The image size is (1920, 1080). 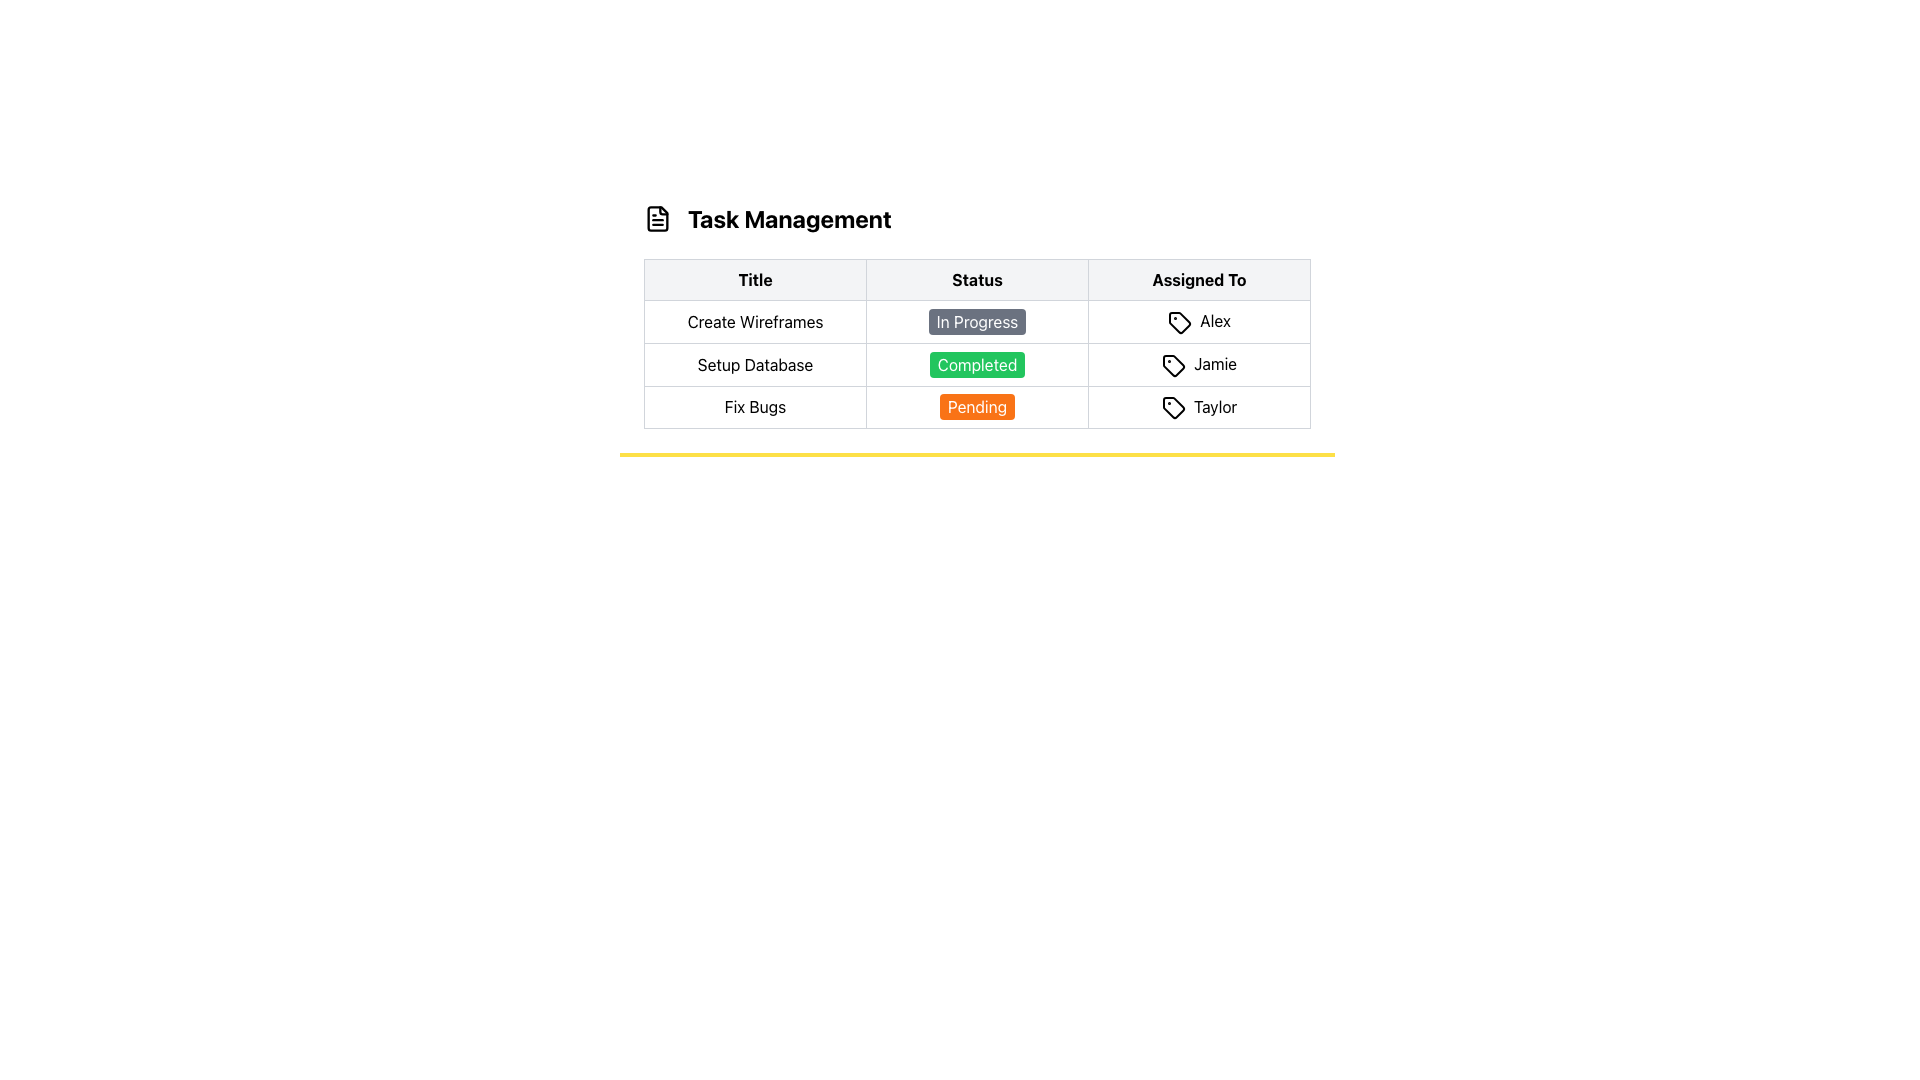 What do you see at coordinates (977, 320) in the screenshot?
I see `the 'In Progress' status indicator label, which is a rounded rectangular button with a gray background and white text, located in the second column of the first row of the table, positioned between 'Create Wireframes' and 'Alex'` at bounding box center [977, 320].